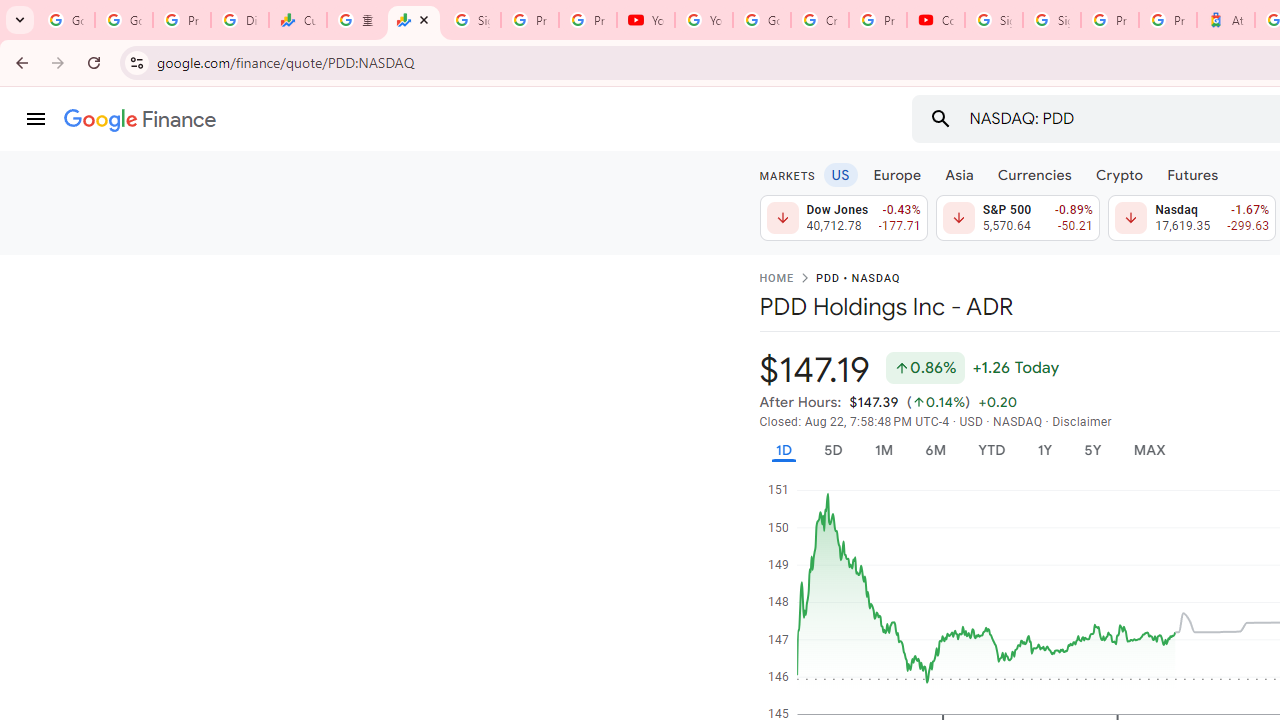 This screenshot has height=720, width=1280. I want to click on '1D', so click(782, 450).